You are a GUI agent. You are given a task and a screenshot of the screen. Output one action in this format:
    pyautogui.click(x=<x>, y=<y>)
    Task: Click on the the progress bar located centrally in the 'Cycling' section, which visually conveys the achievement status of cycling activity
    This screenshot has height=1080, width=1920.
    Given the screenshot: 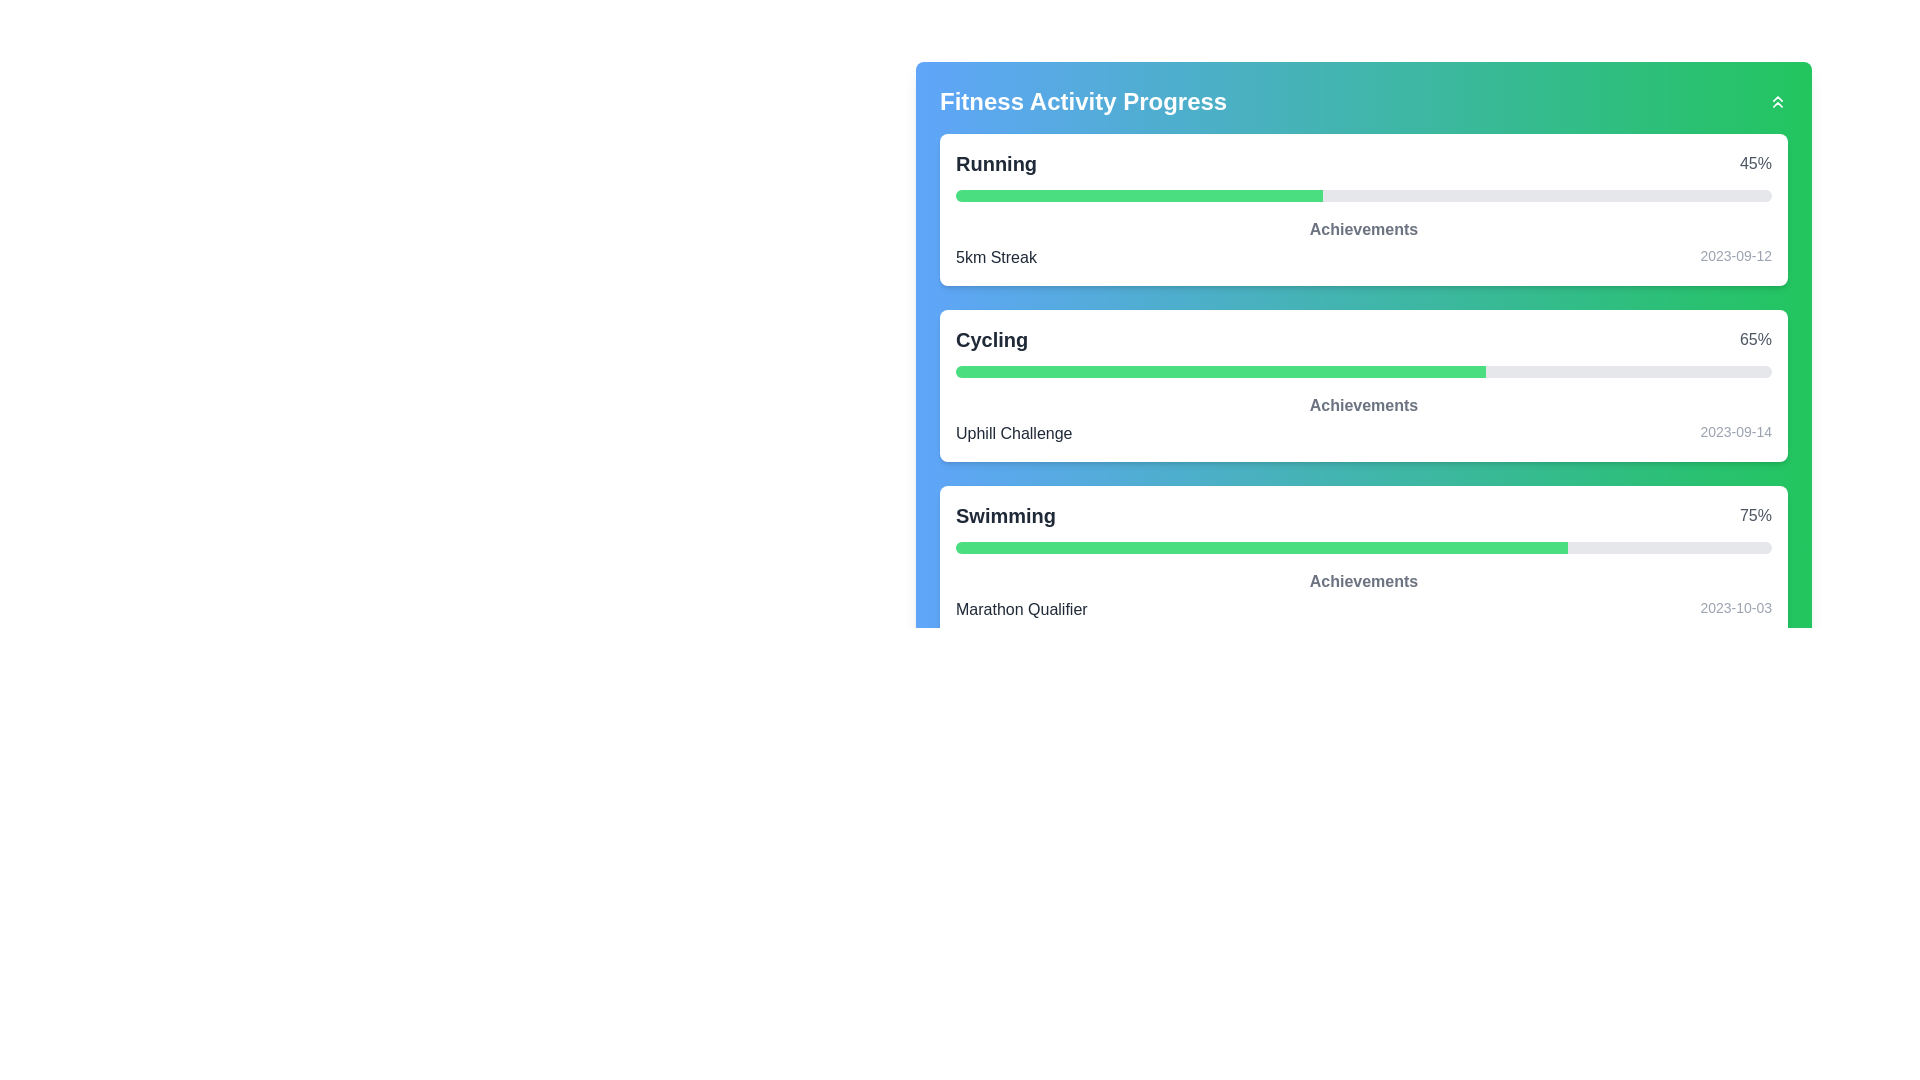 What is the action you would take?
    pyautogui.click(x=1362, y=371)
    